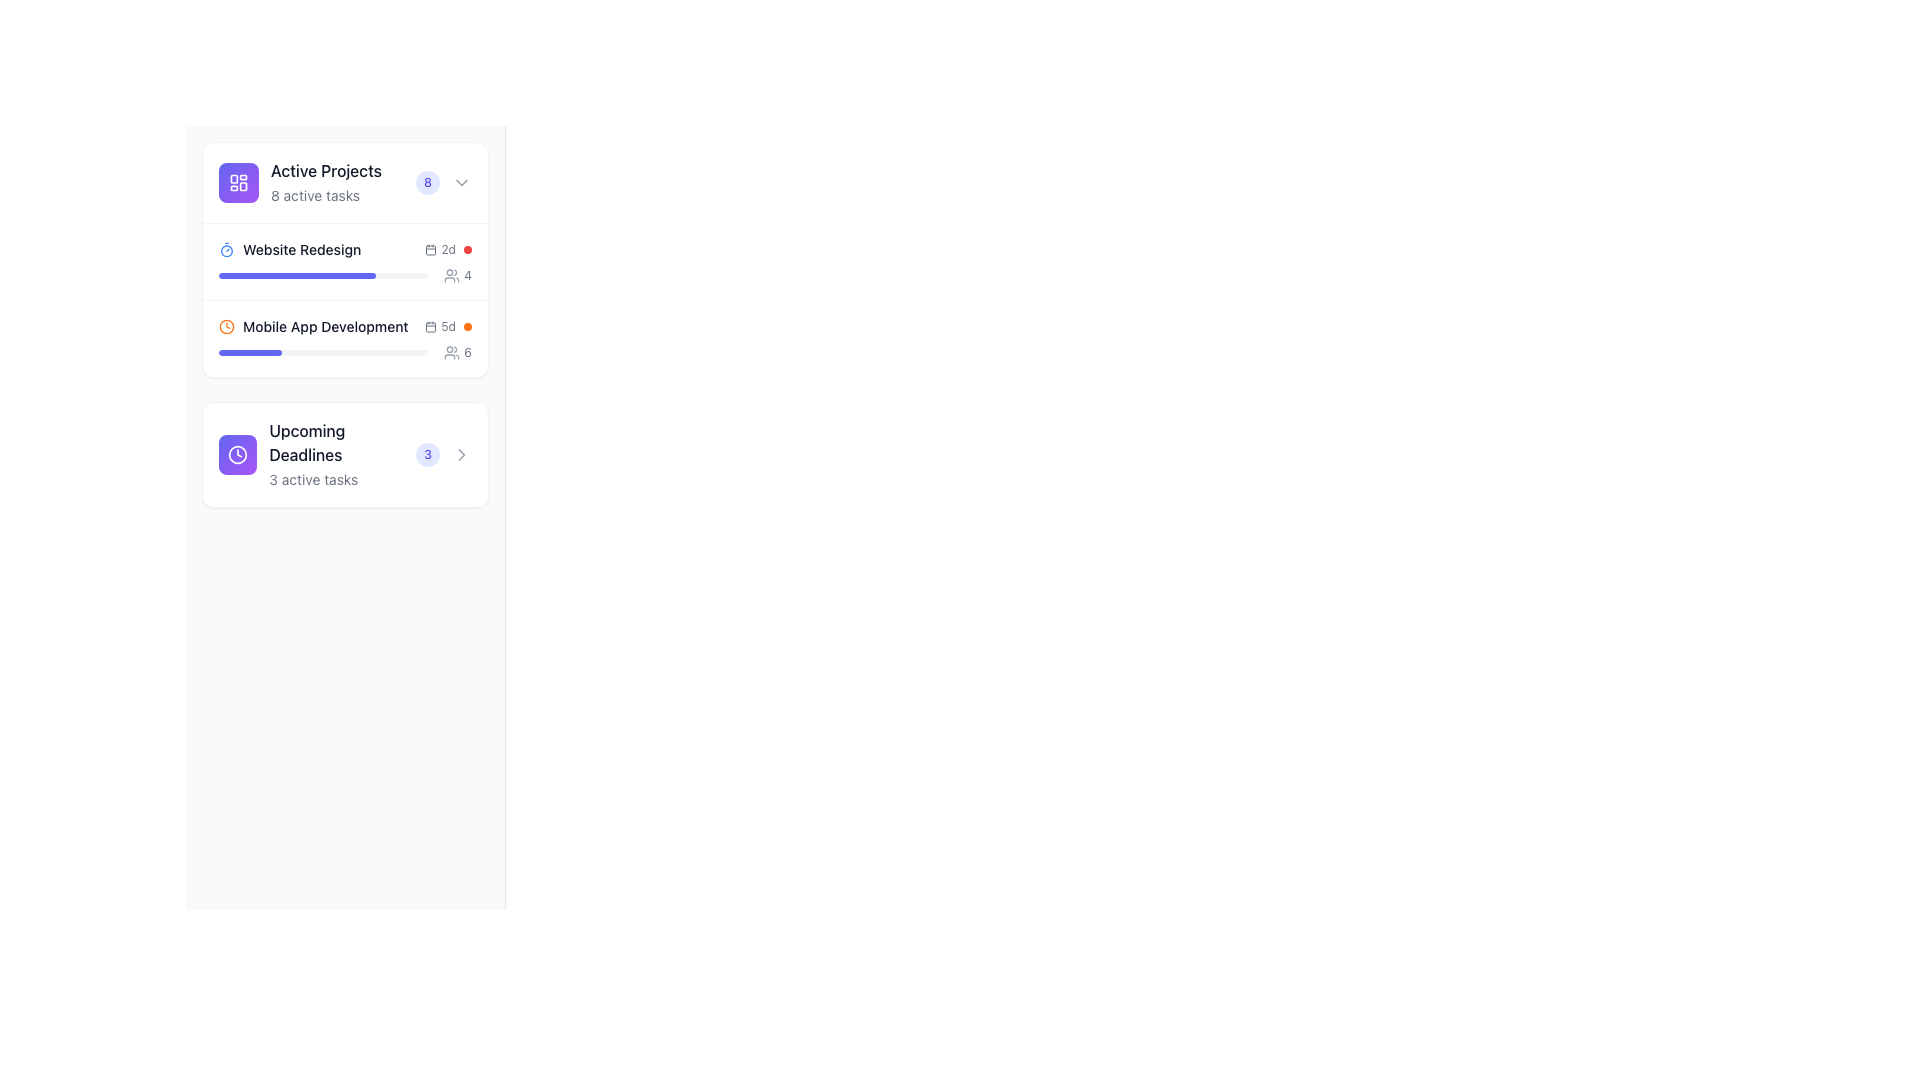 This screenshot has height=1080, width=1920. I want to click on the orange minimalist clock icon located to the left of the 'Mobile App Development' text, so click(226, 326).